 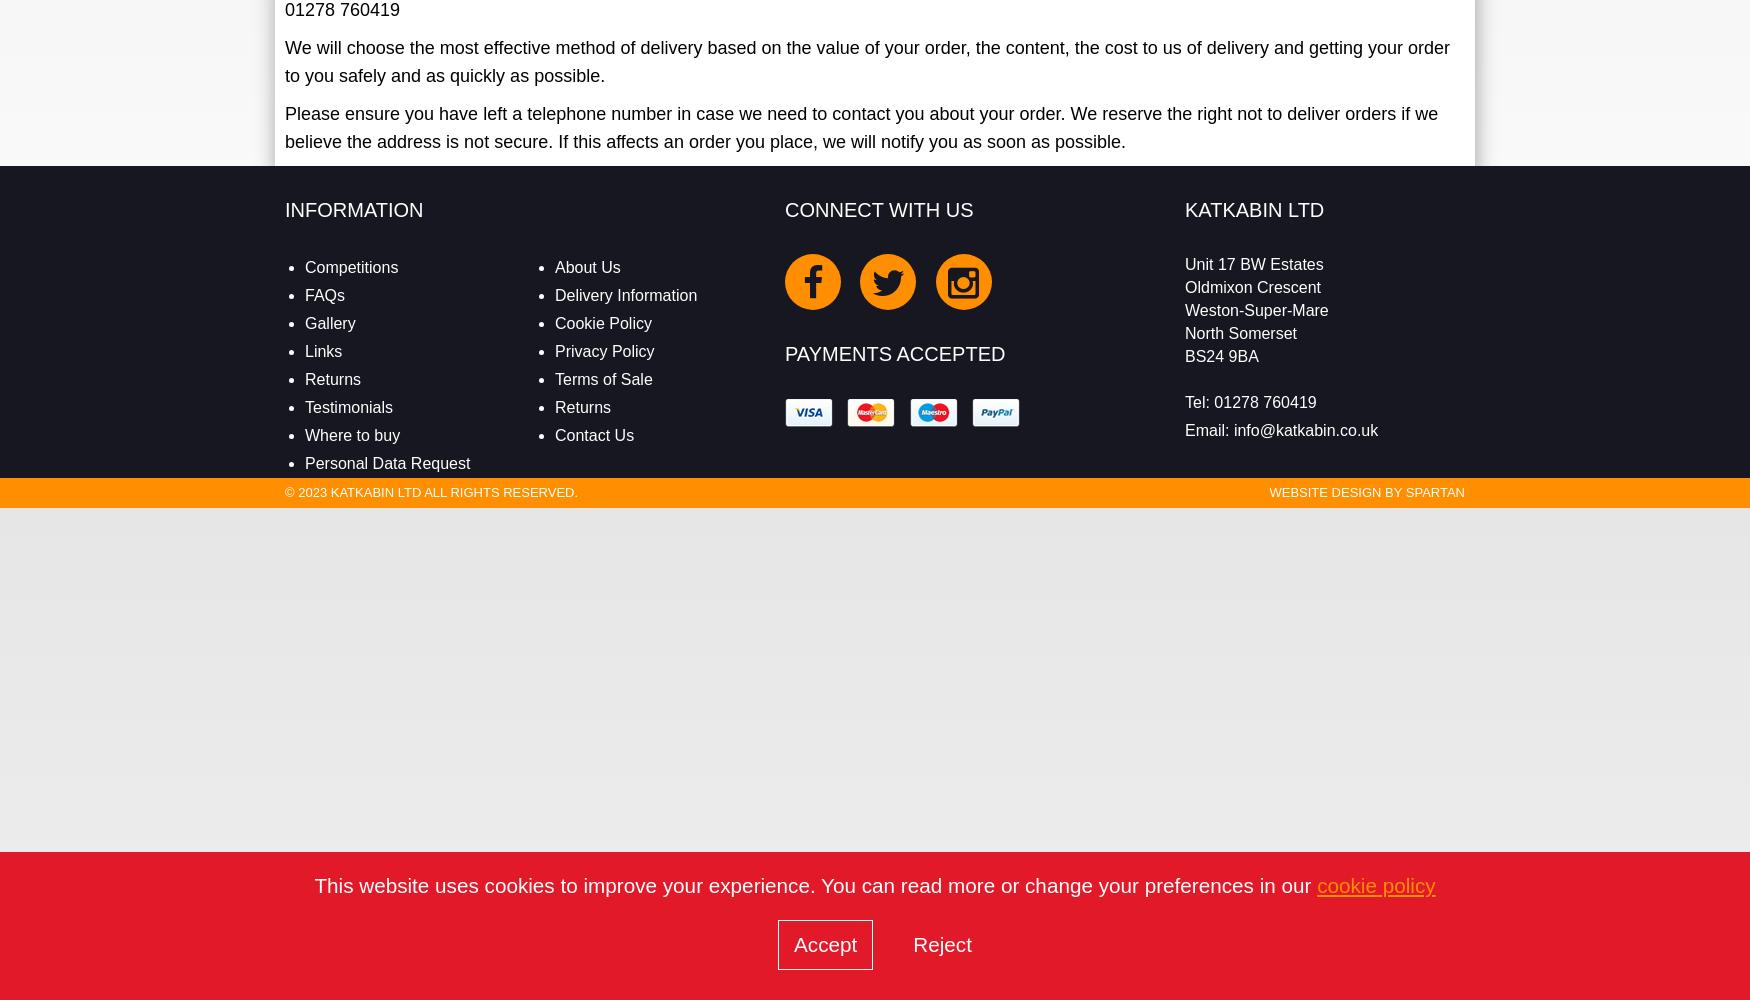 What do you see at coordinates (878, 209) in the screenshot?
I see `'Connect With Us'` at bounding box center [878, 209].